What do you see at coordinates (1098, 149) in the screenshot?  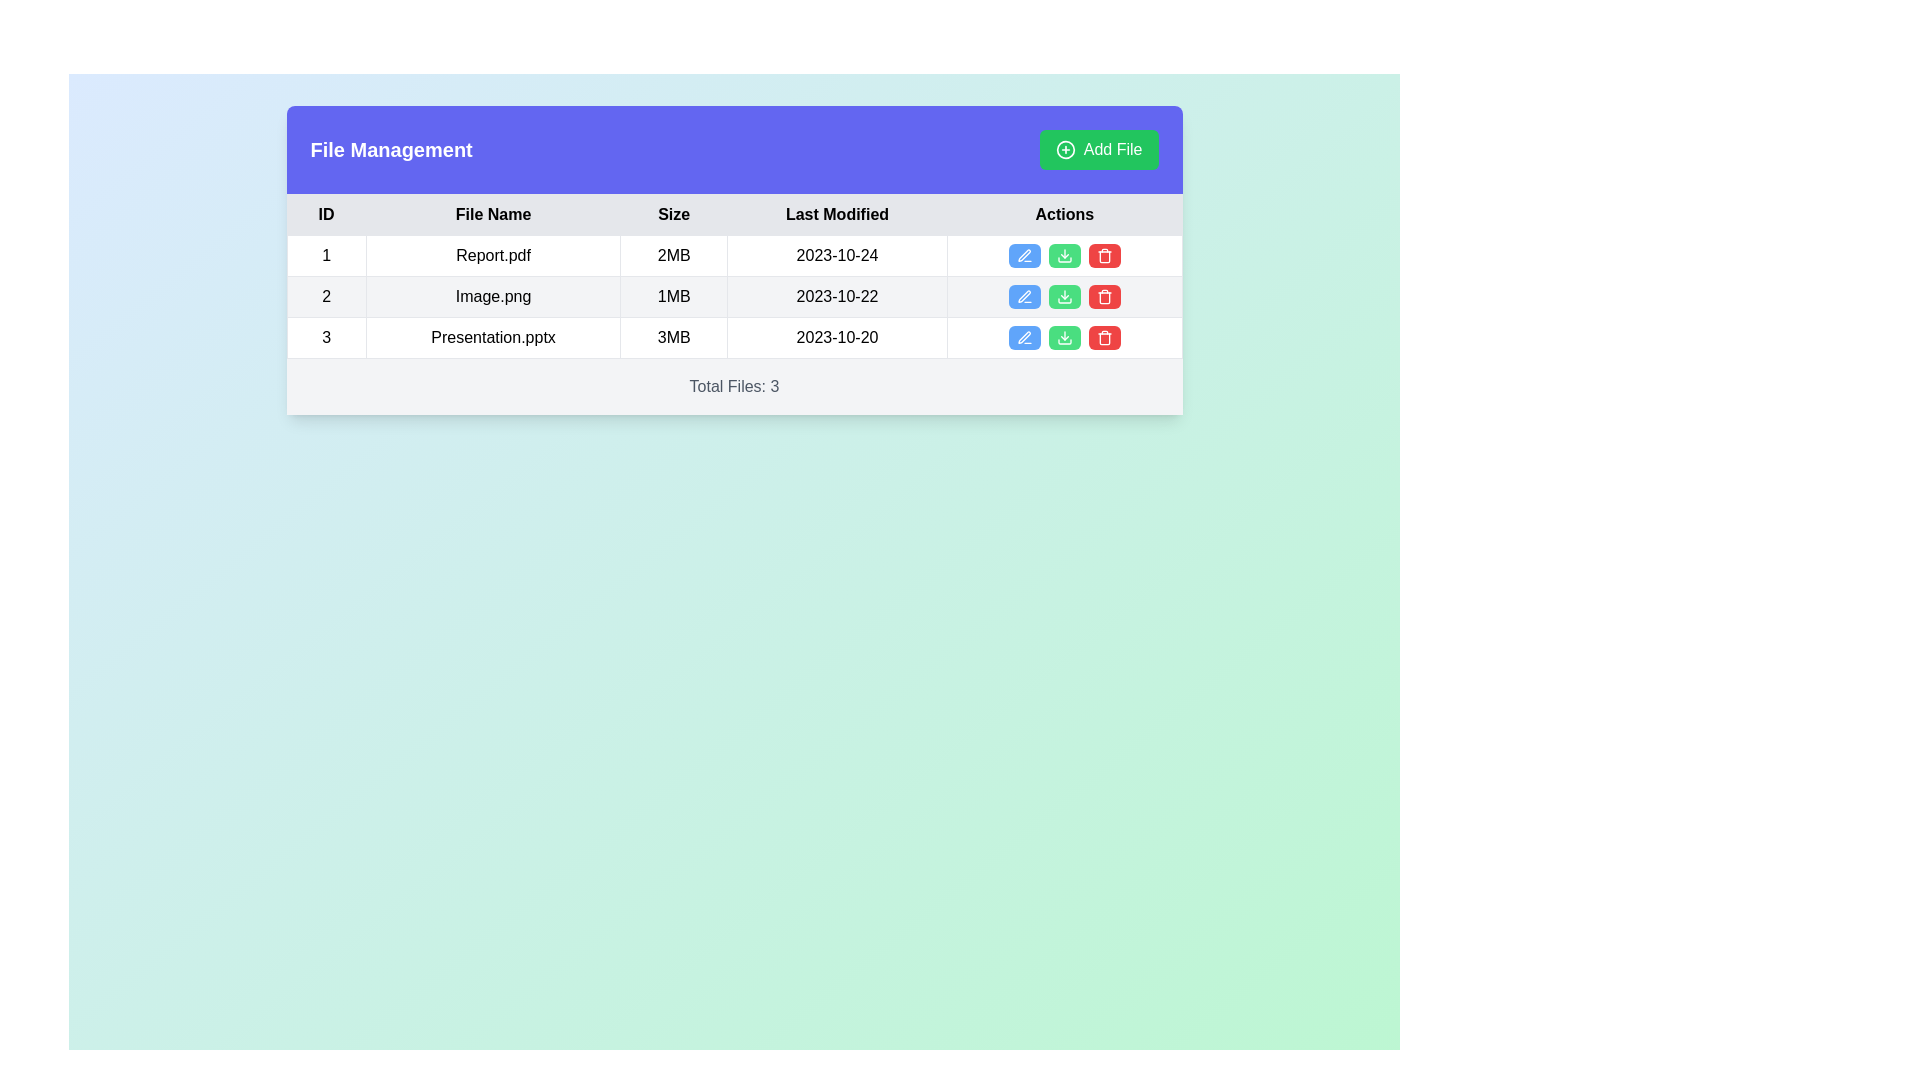 I see `the 'Add File' button, which is a rectangular button with a green background and white text, located at the top-right corner of the 'File Management' card` at bounding box center [1098, 149].